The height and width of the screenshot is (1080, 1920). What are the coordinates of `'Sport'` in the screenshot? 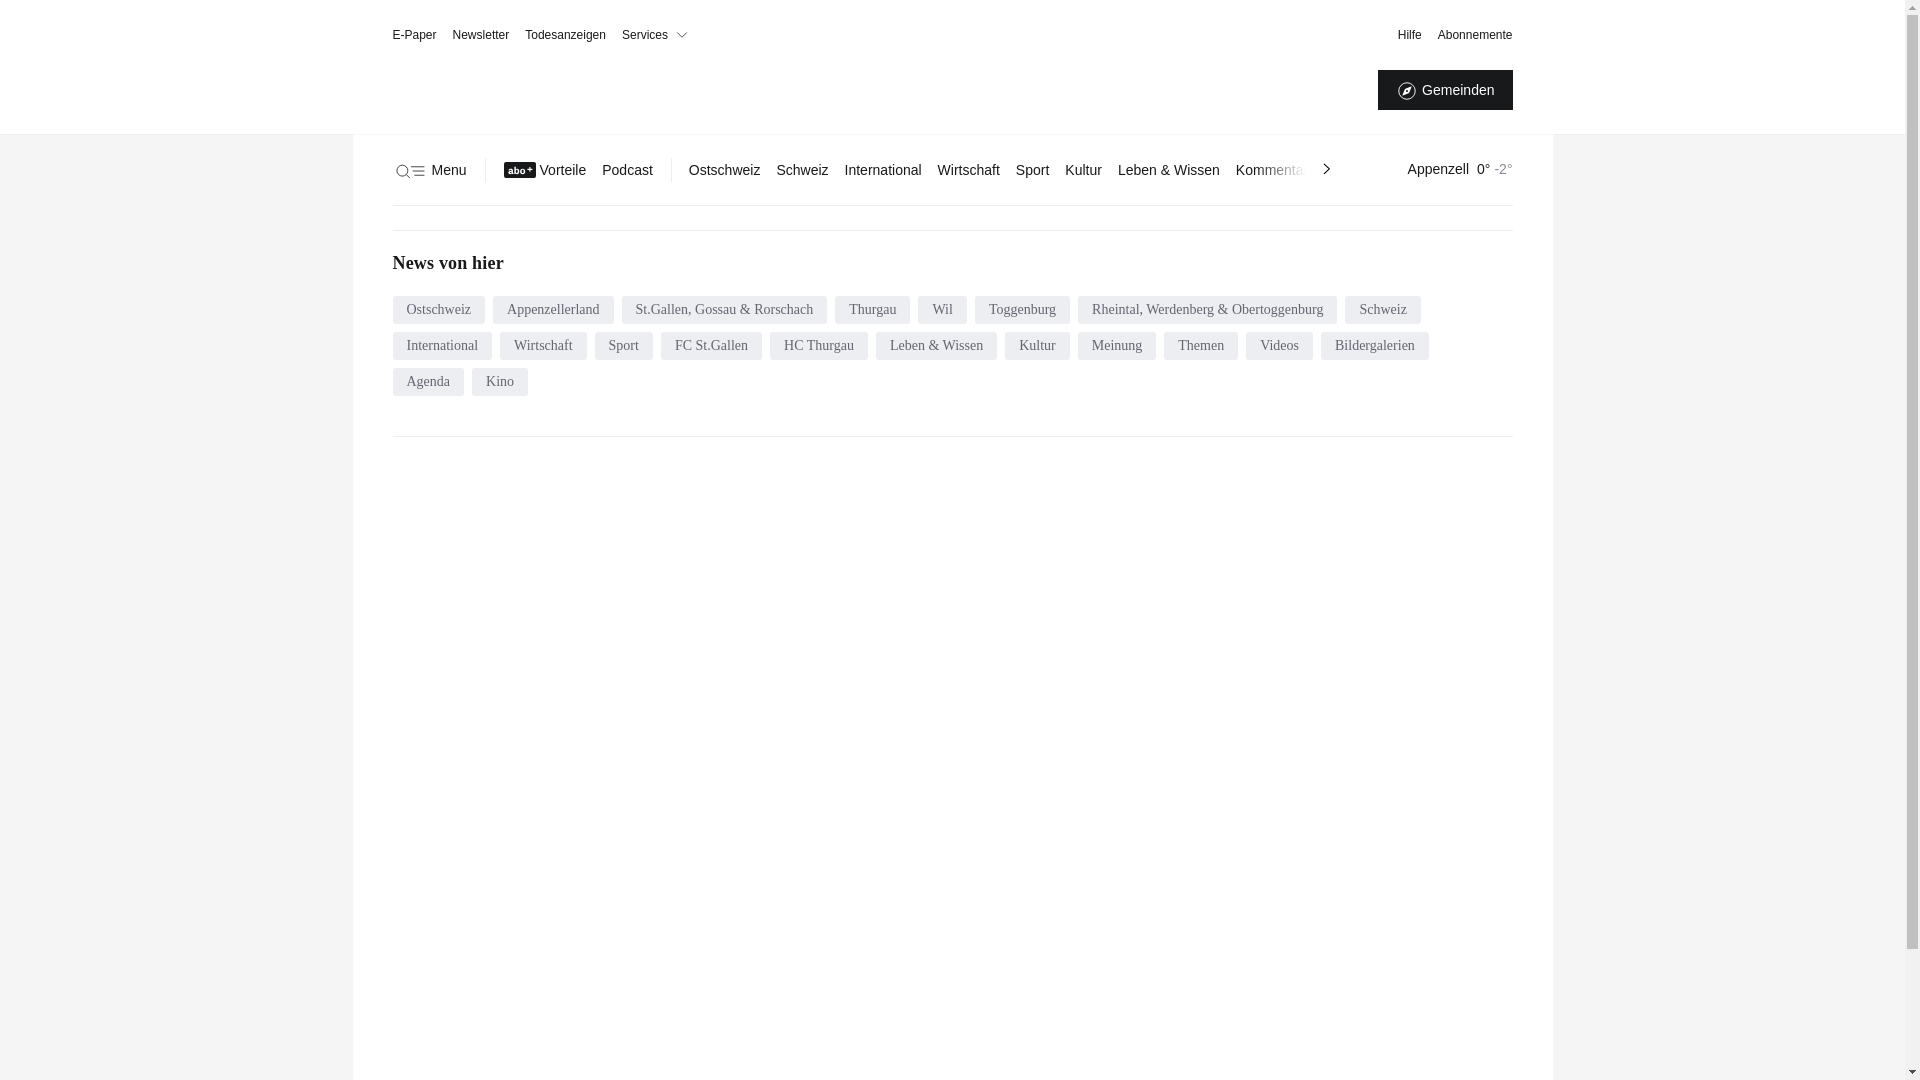 It's located at (623, 345).